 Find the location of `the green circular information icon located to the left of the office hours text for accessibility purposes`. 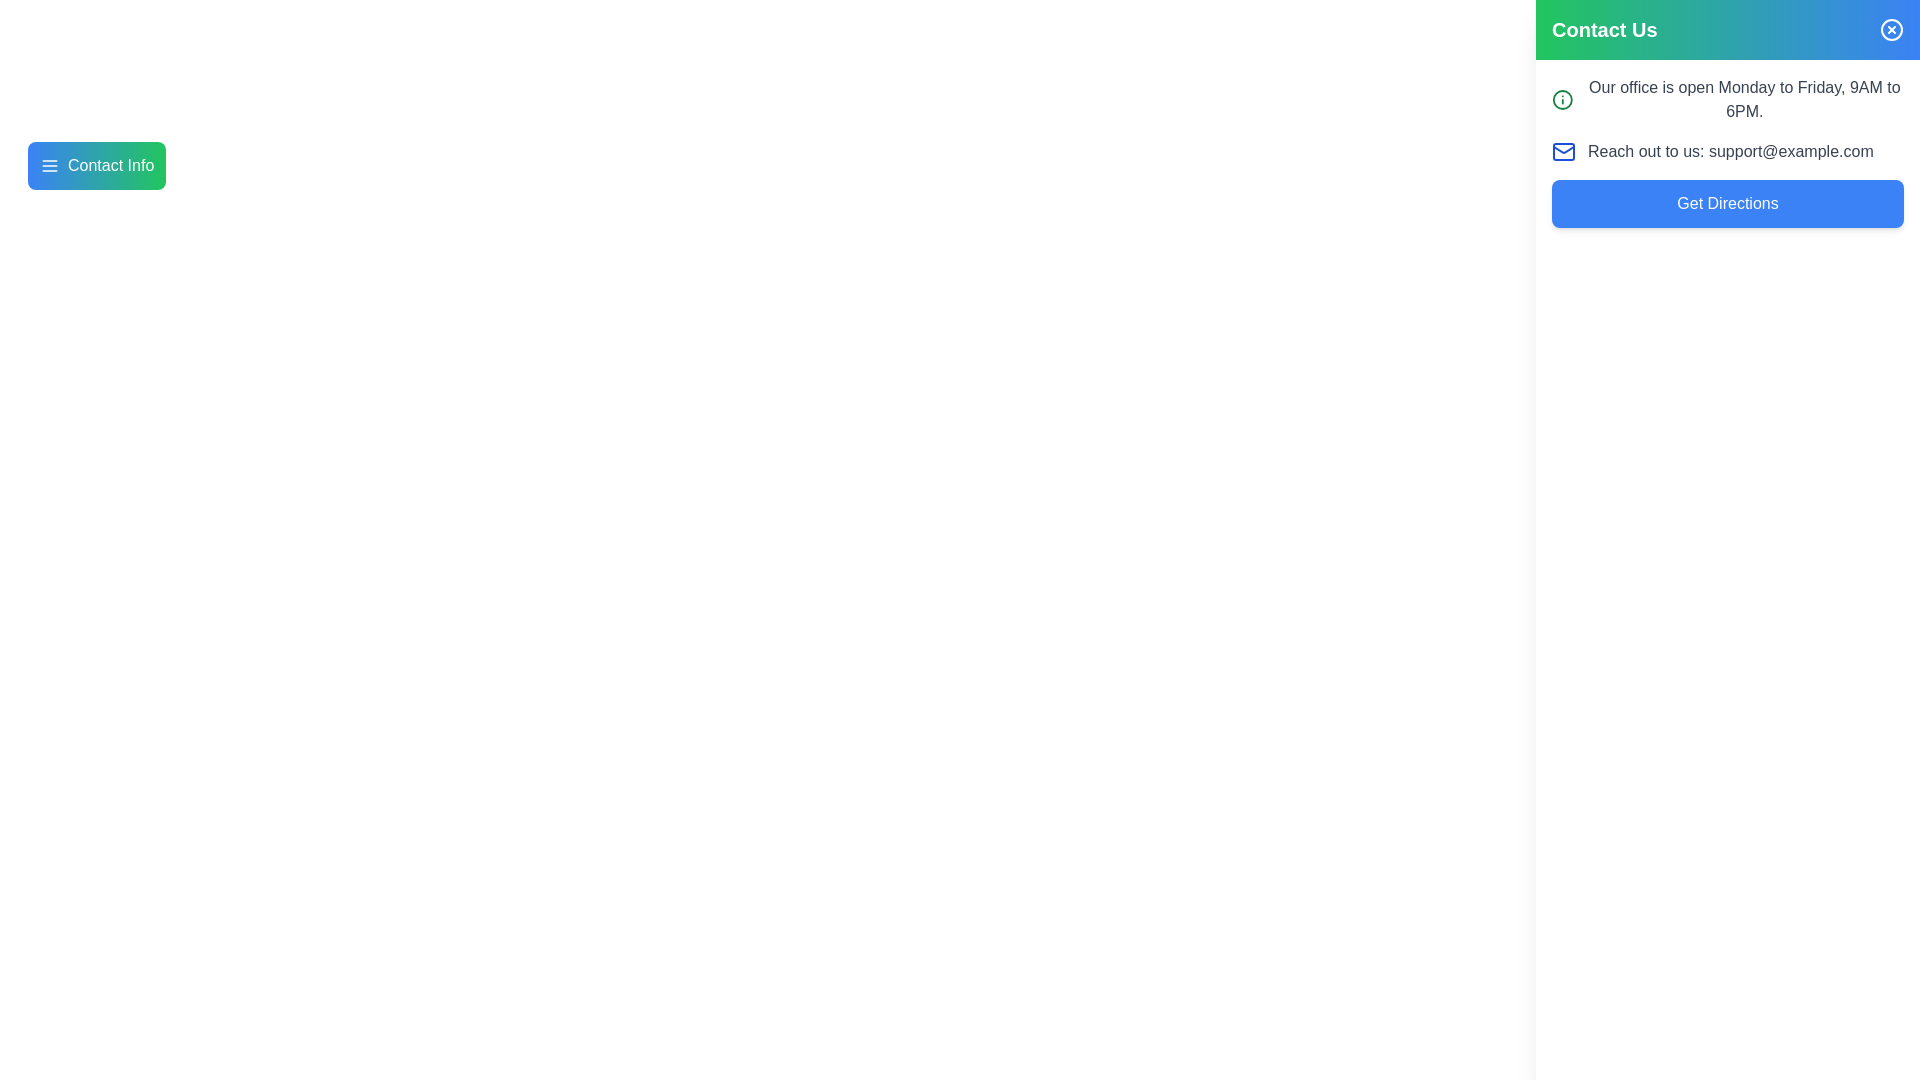

the green circular information icon located to the left of the office hours text for accessibility purposes is located at coordinates (1561, 100).